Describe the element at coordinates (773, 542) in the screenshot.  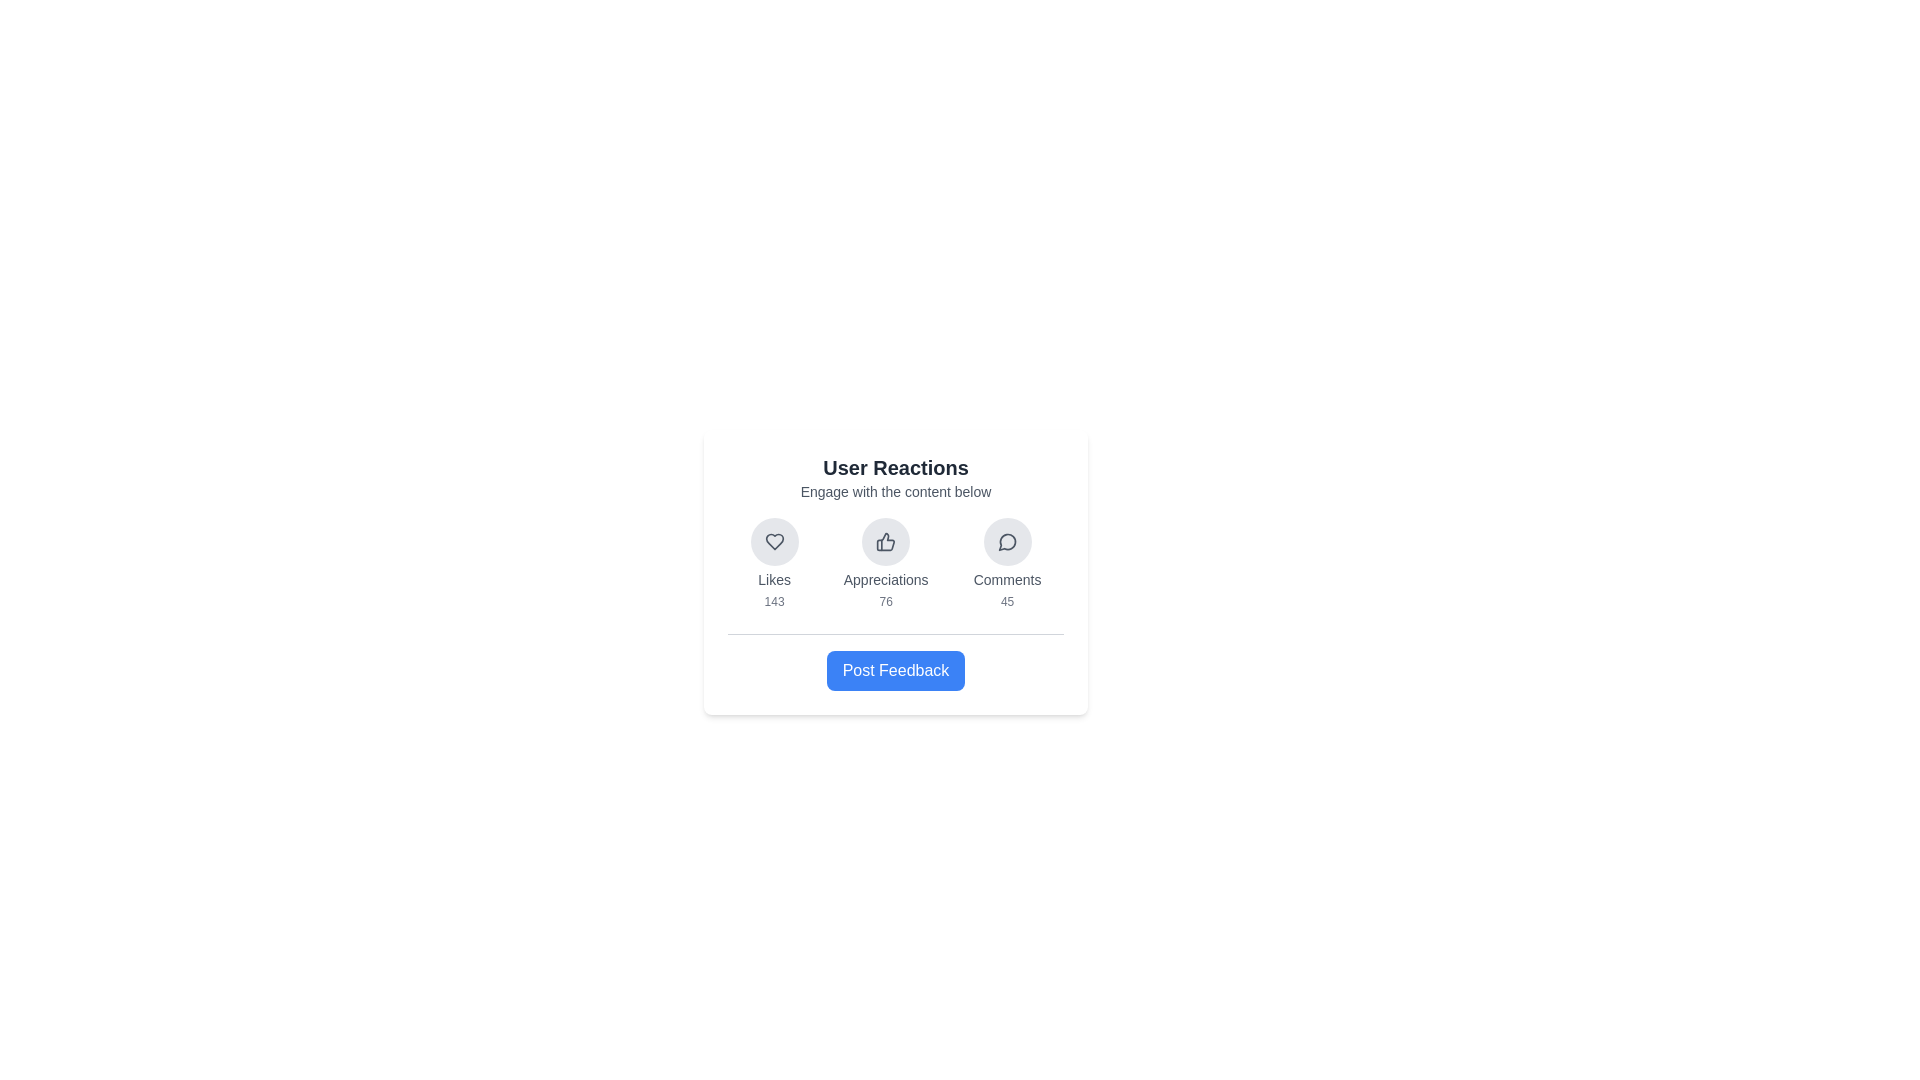
I see `the heart icon, which is the leftmost button in the 'User Reactions' group, to like or favorite the content` at that location.